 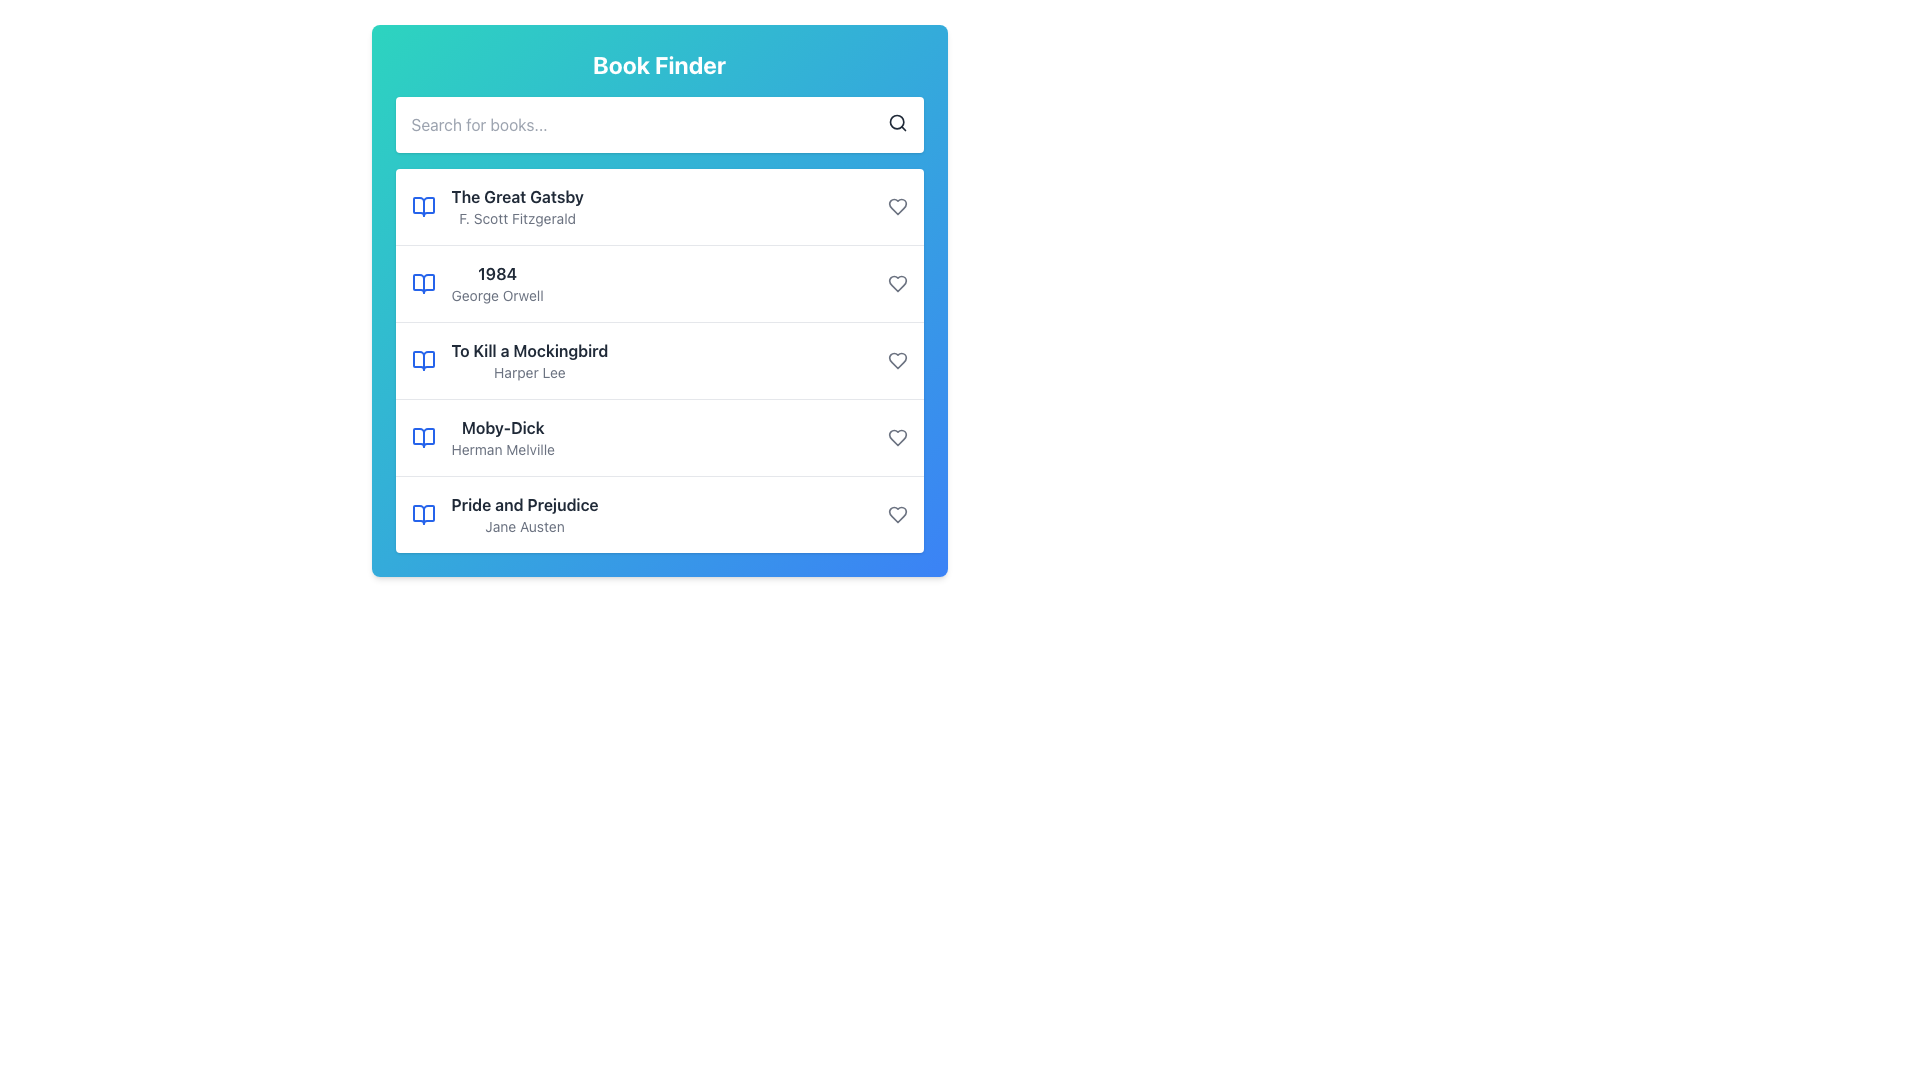 What do you see at coordinates (529, 350) in the screenshot?
I see `the title text of the third book in the vertically listed book selection interface, located above 'Harper Lee' and to the right of the book icon, to interact with the associated action` at bounding box center [529, 350].